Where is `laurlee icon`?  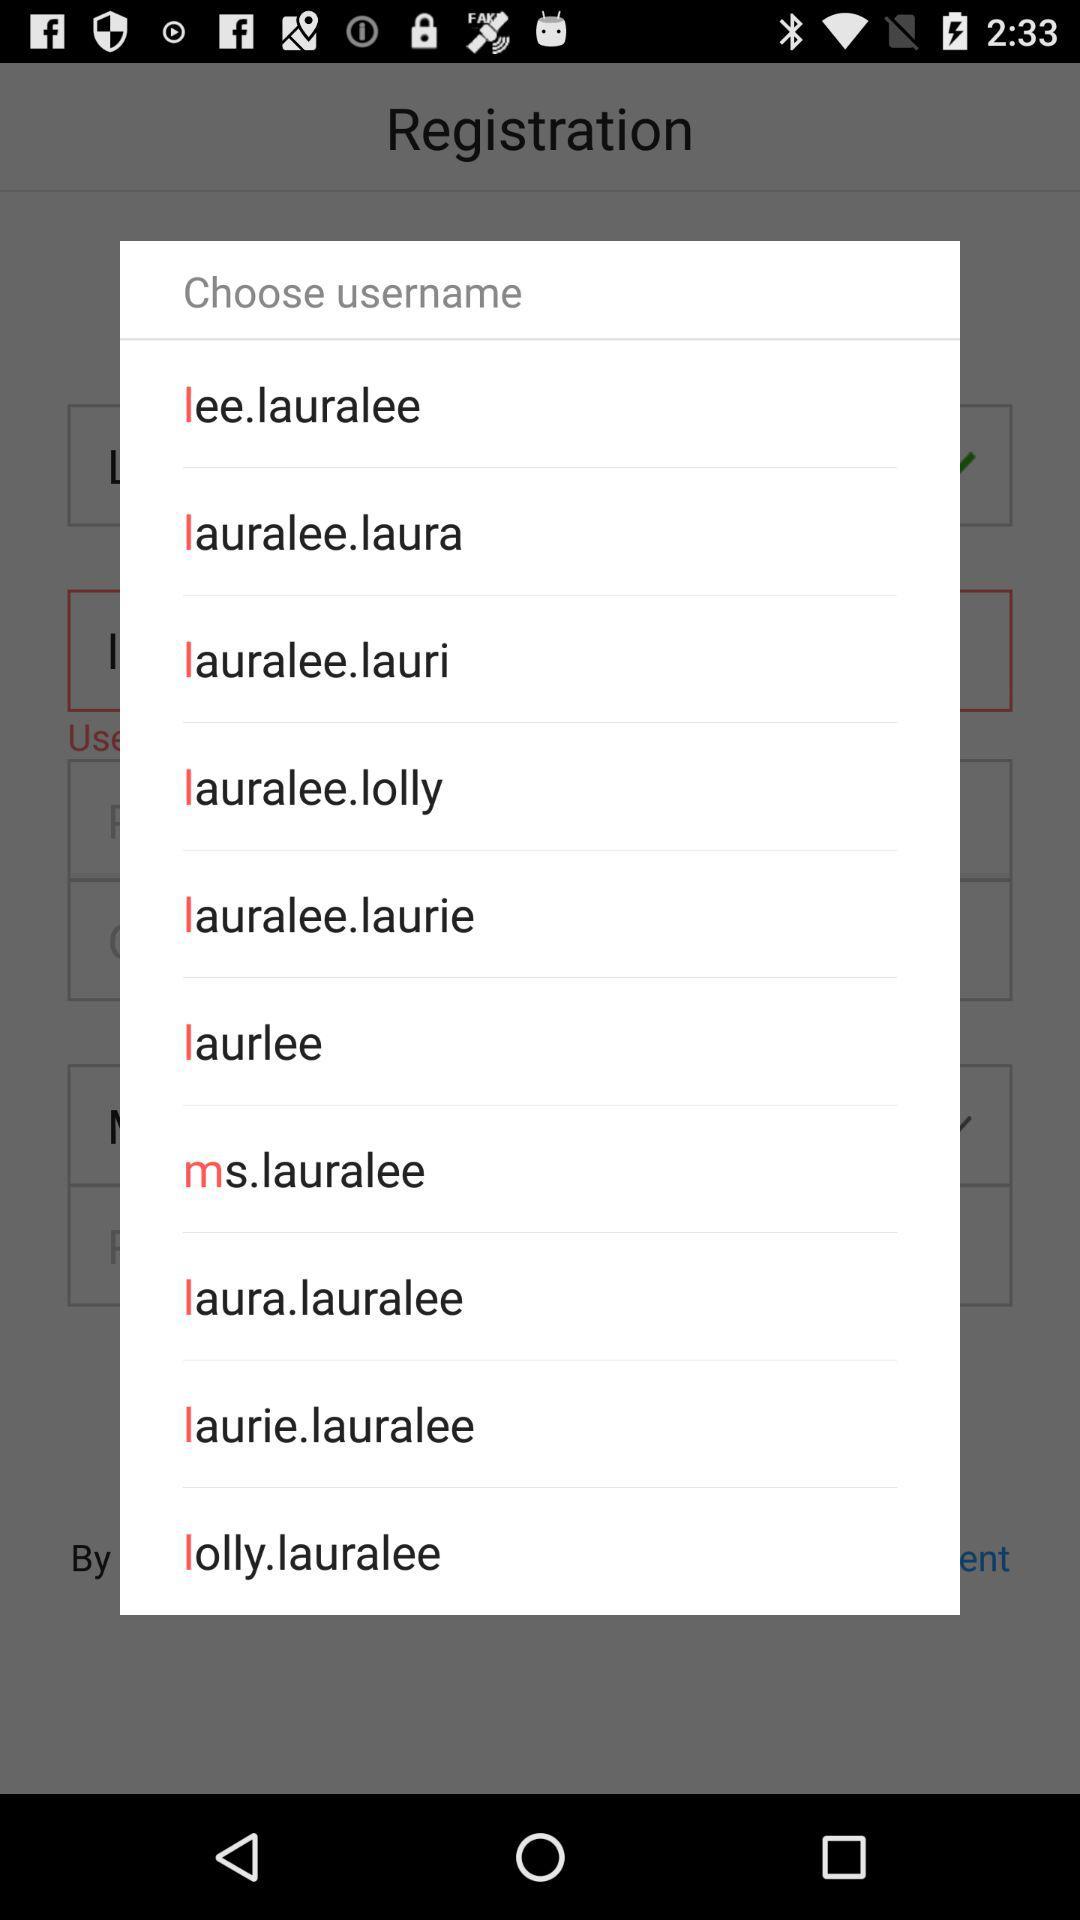 laurlee icon is located at coordinates (540, 1040).